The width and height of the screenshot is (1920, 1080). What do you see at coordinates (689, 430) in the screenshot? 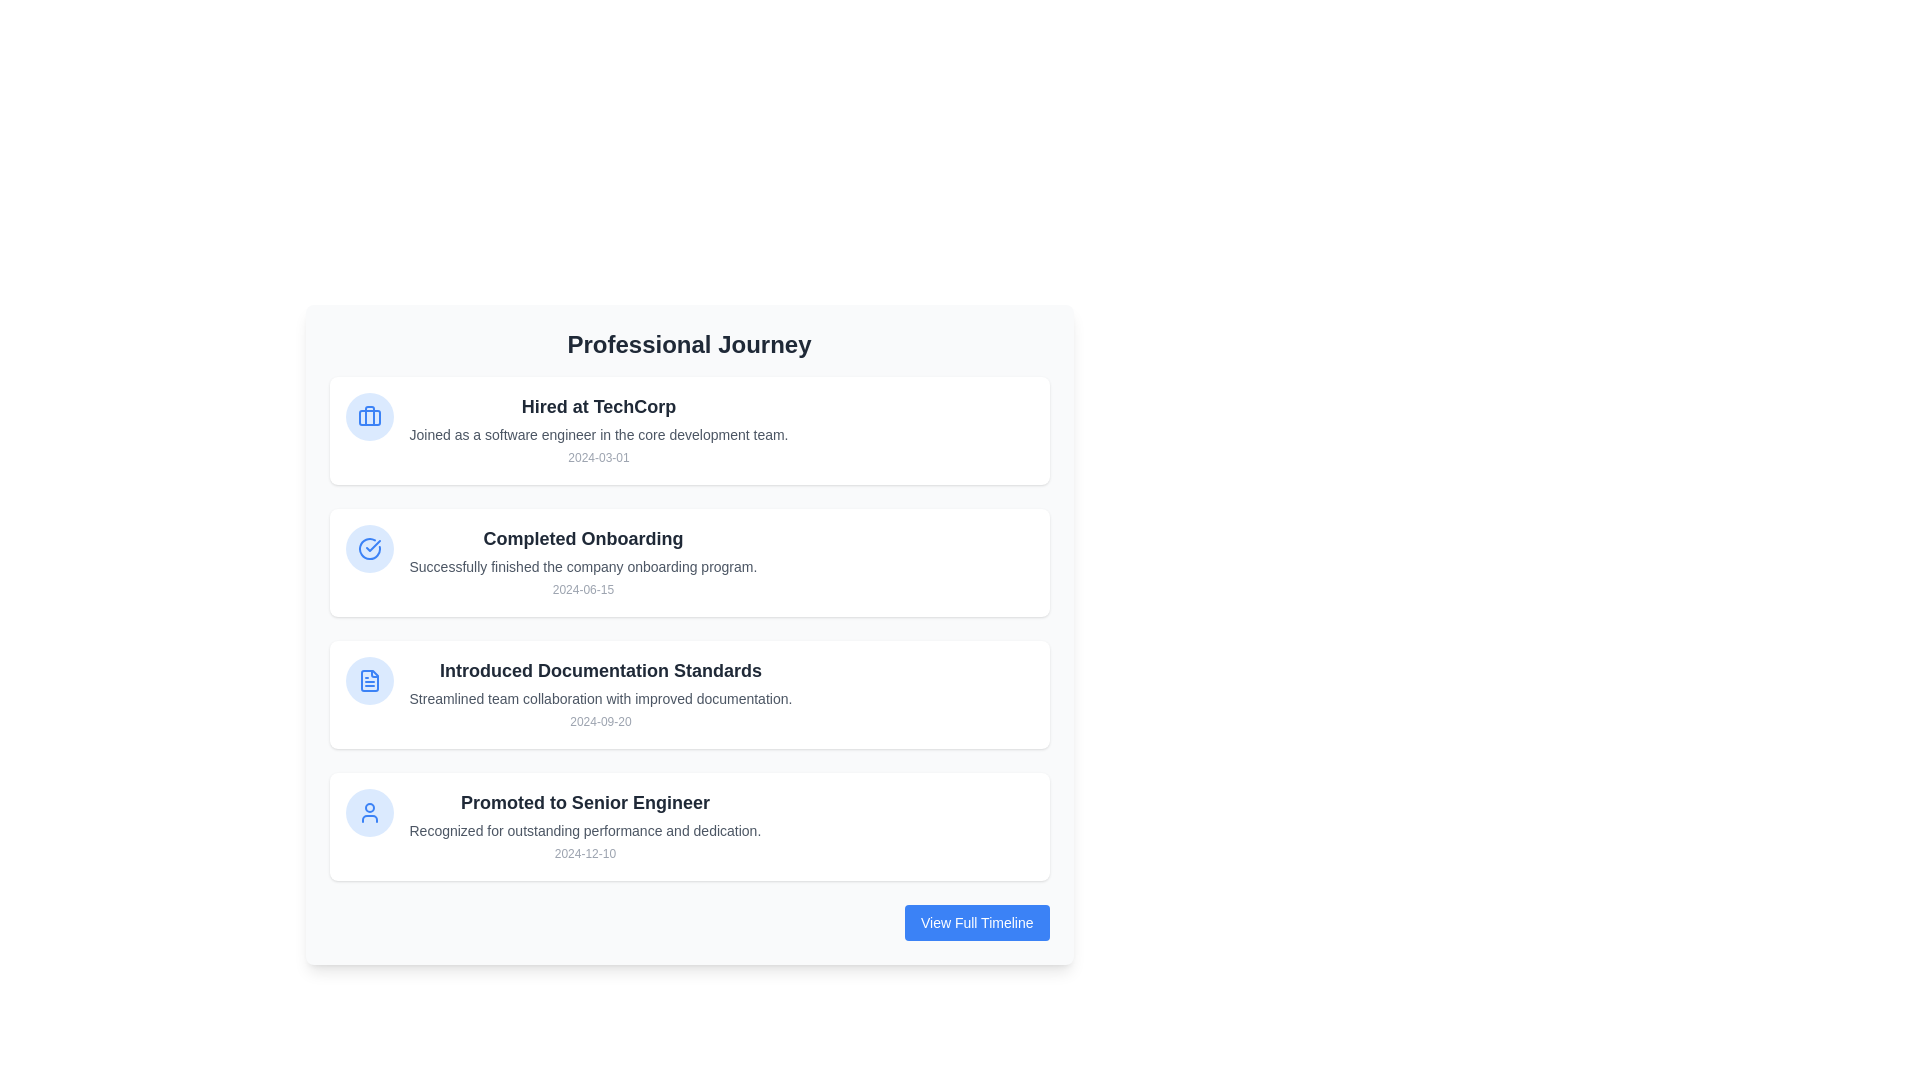
I see `the first Card element in the 'Professional Journey' section, which represents a professional milestone or achievement, to allow for dynamic changes` at bounding box center [689, 430].